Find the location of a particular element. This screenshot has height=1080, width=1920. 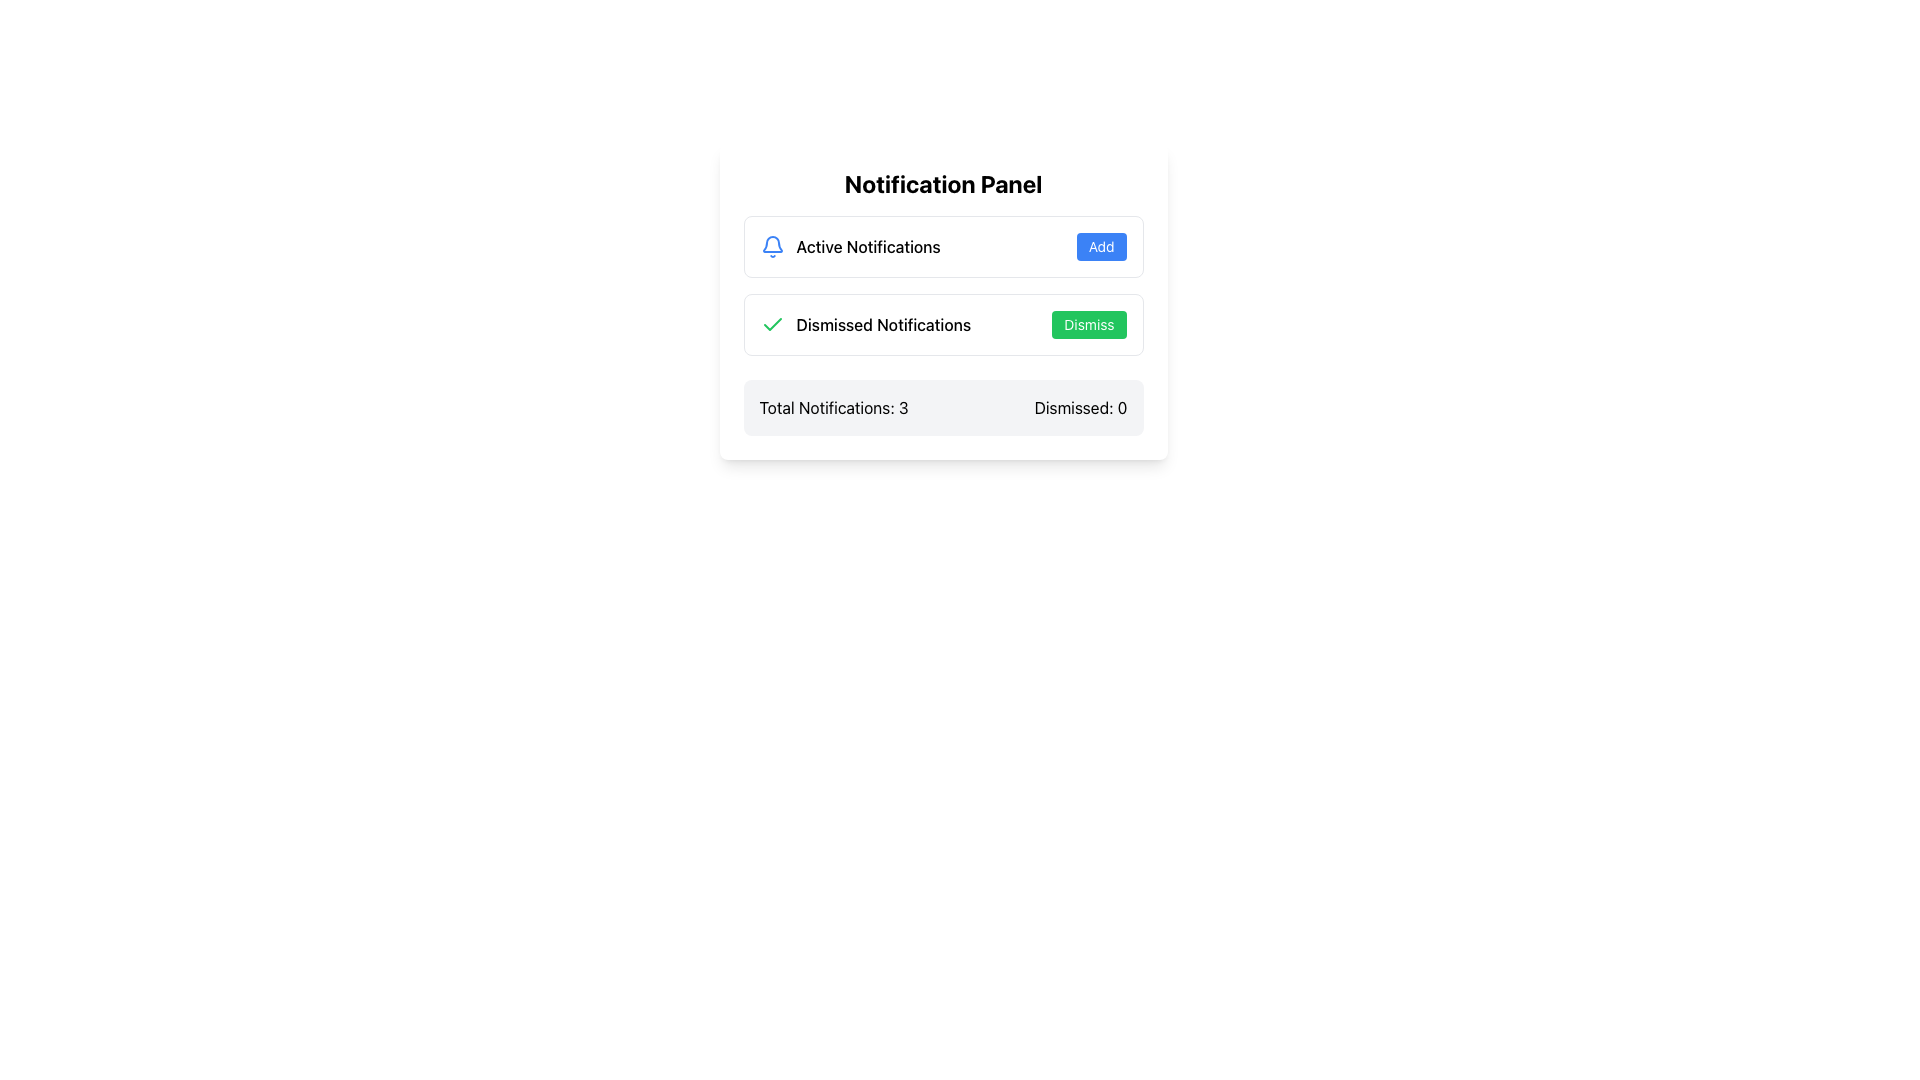

the rectangular 'Dismiss' button with a green background is located at coordinates (1088, 323).